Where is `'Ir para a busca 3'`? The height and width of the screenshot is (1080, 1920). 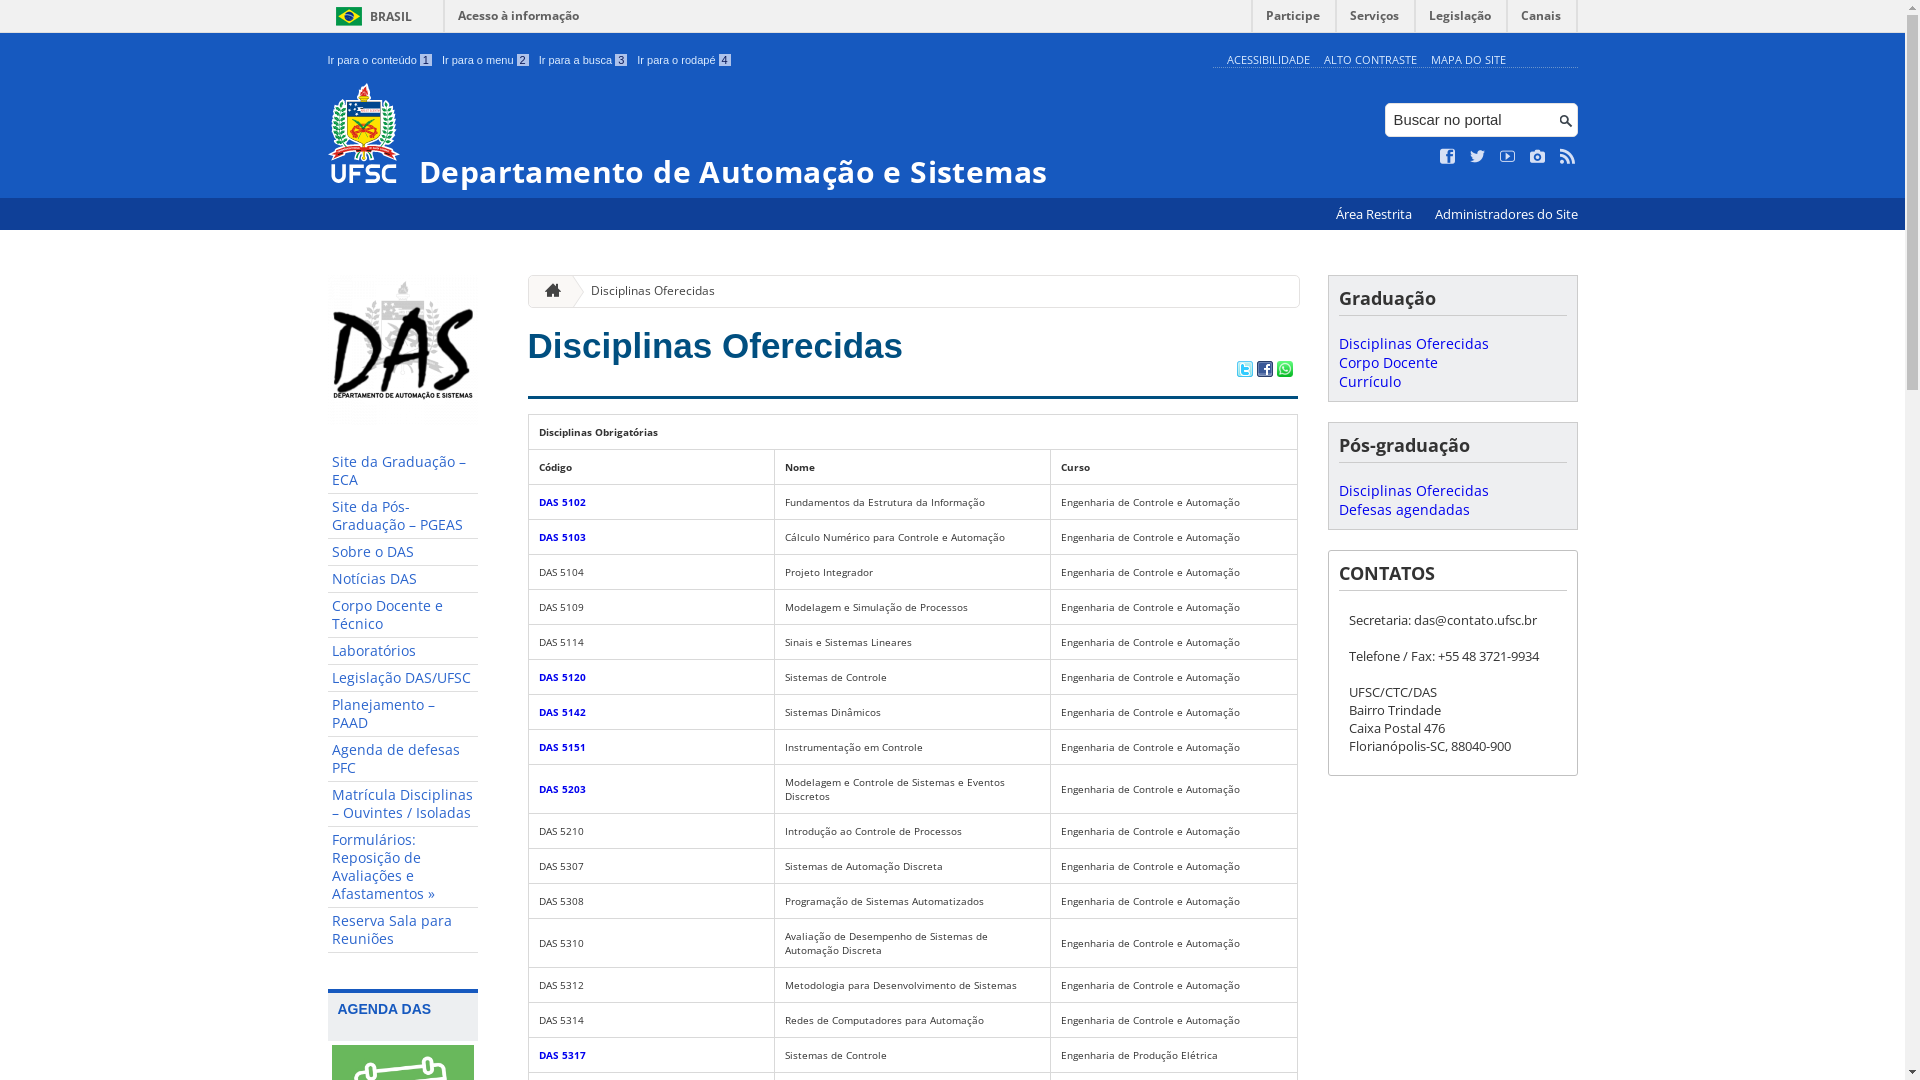
'Ir para a busca 3' is located at coordinates (582, 59).